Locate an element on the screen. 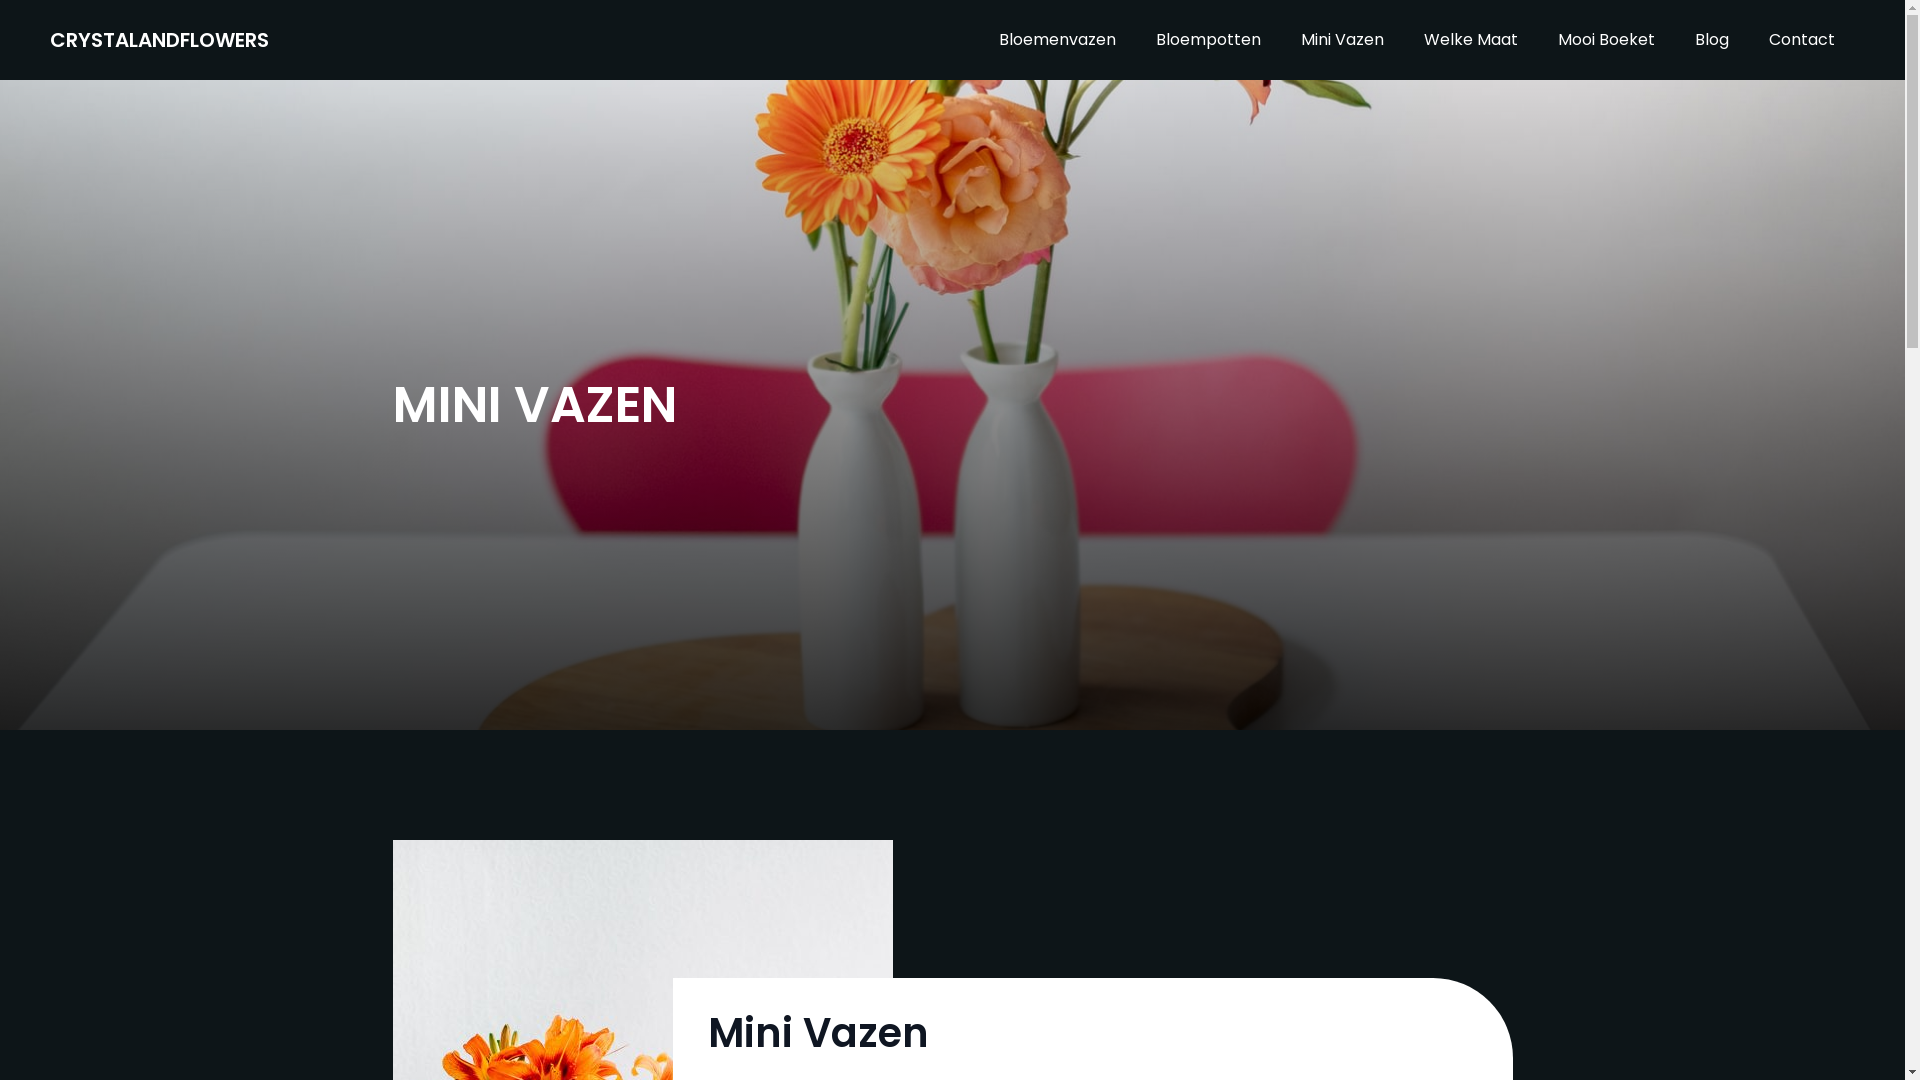  'Welke Maat' is located at coordinates (1470, 39).